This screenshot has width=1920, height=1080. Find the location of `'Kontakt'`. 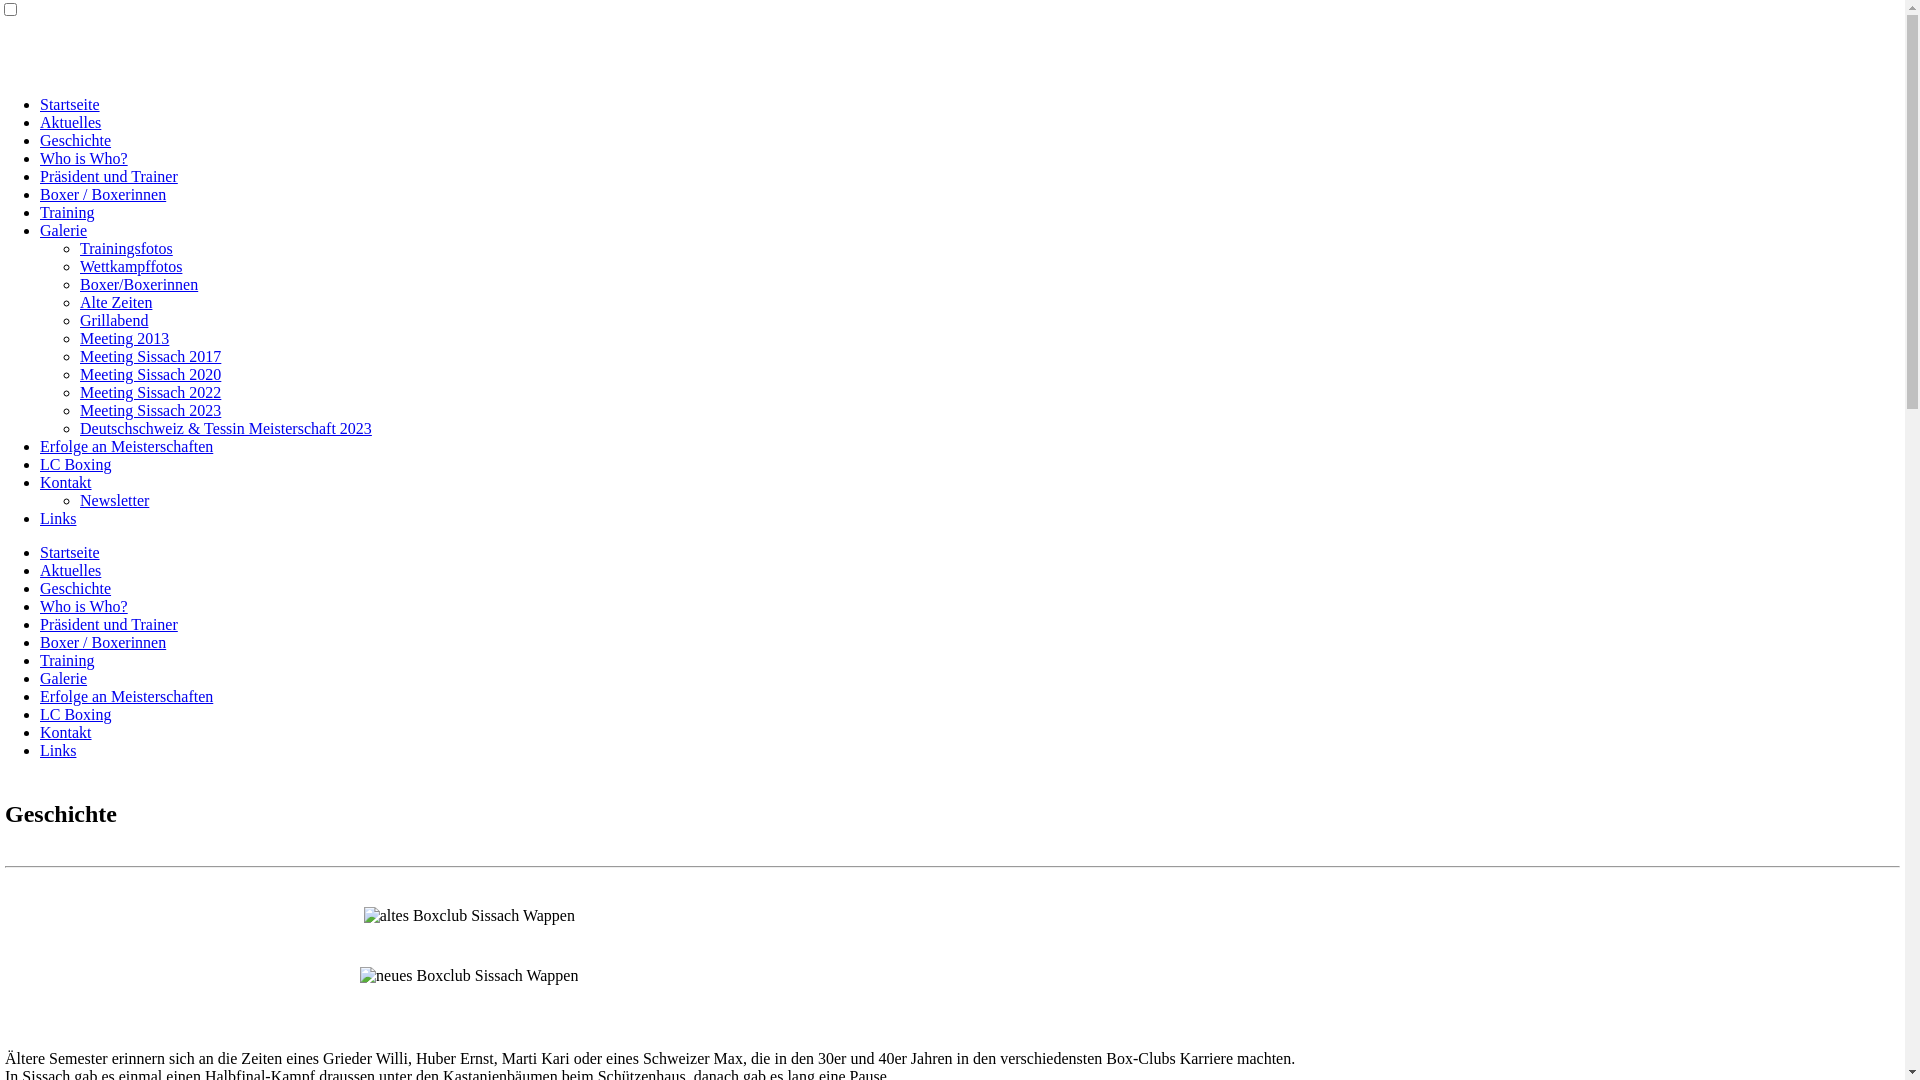

'Kontakt' is located at coordinates (66, 482).